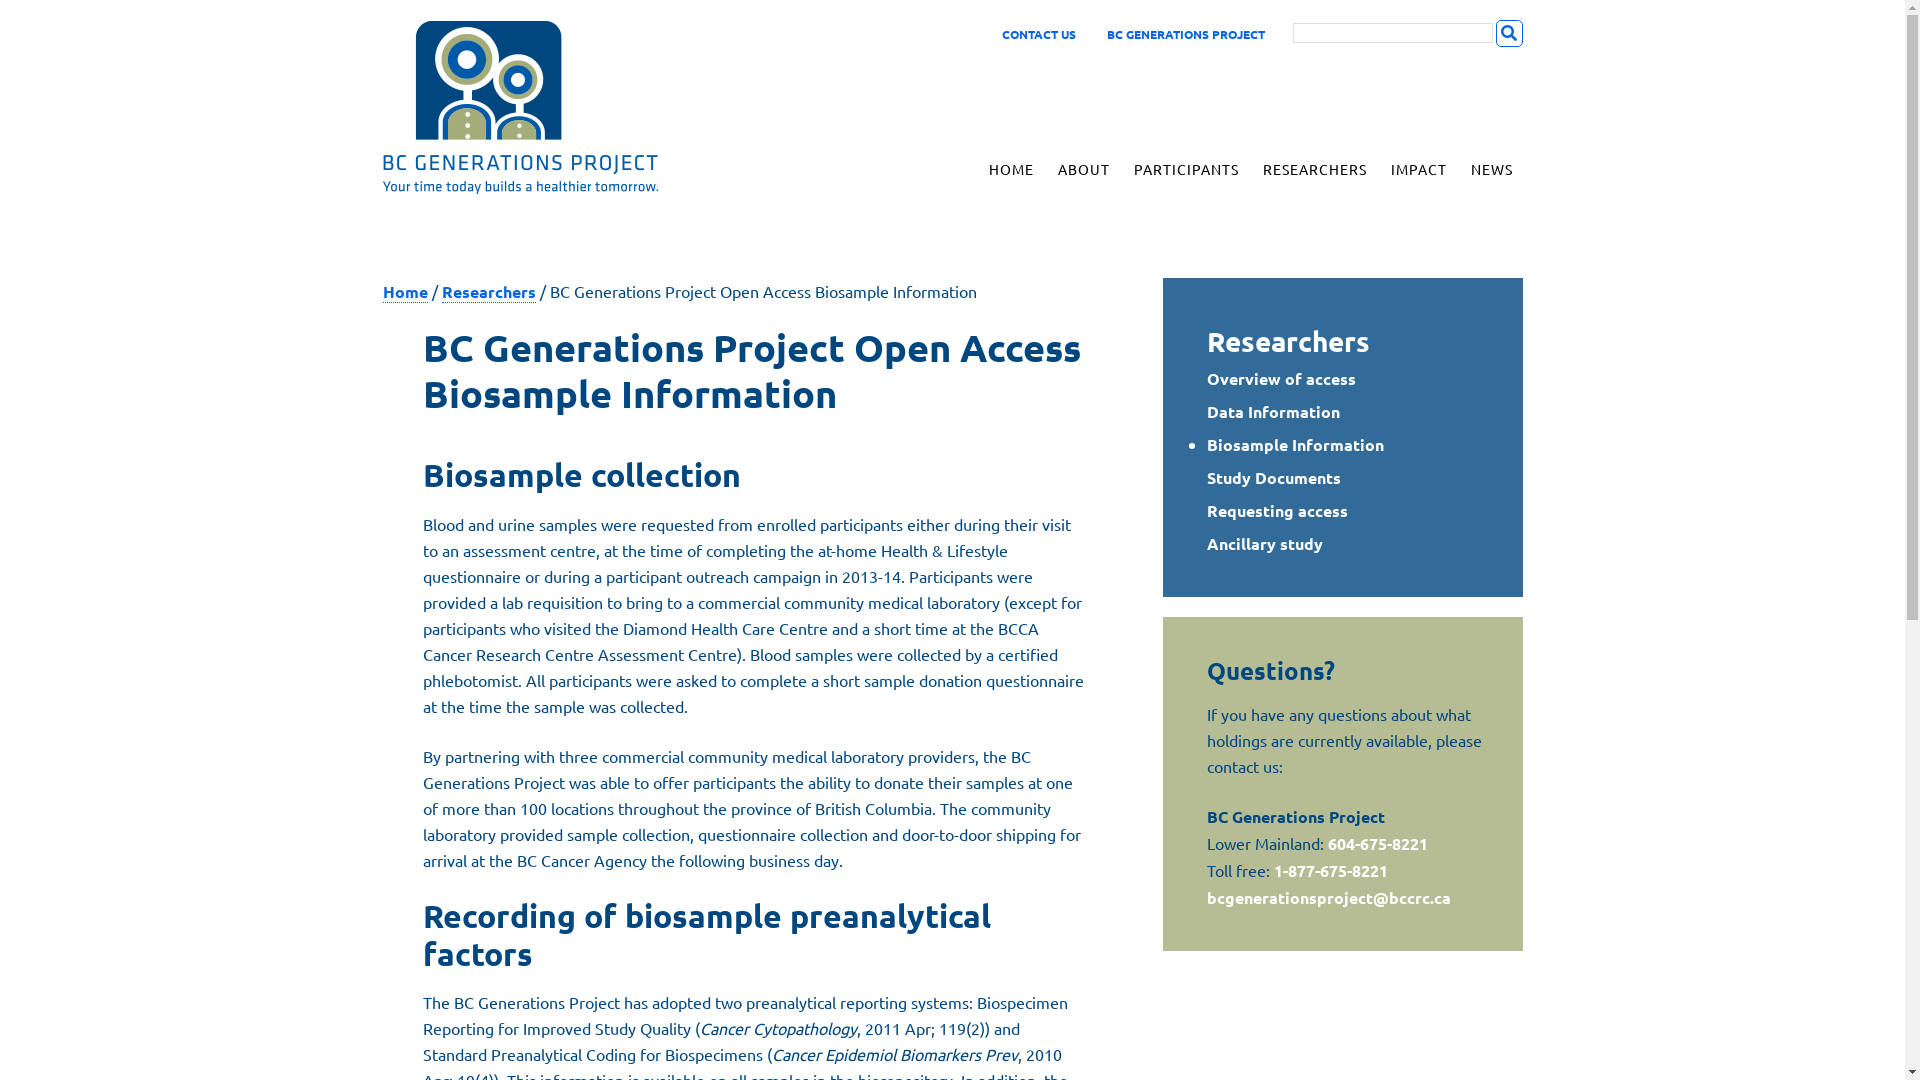  Describe the element at coordinates (403, 292) in the screenshot. I see `'Home'` at that location.